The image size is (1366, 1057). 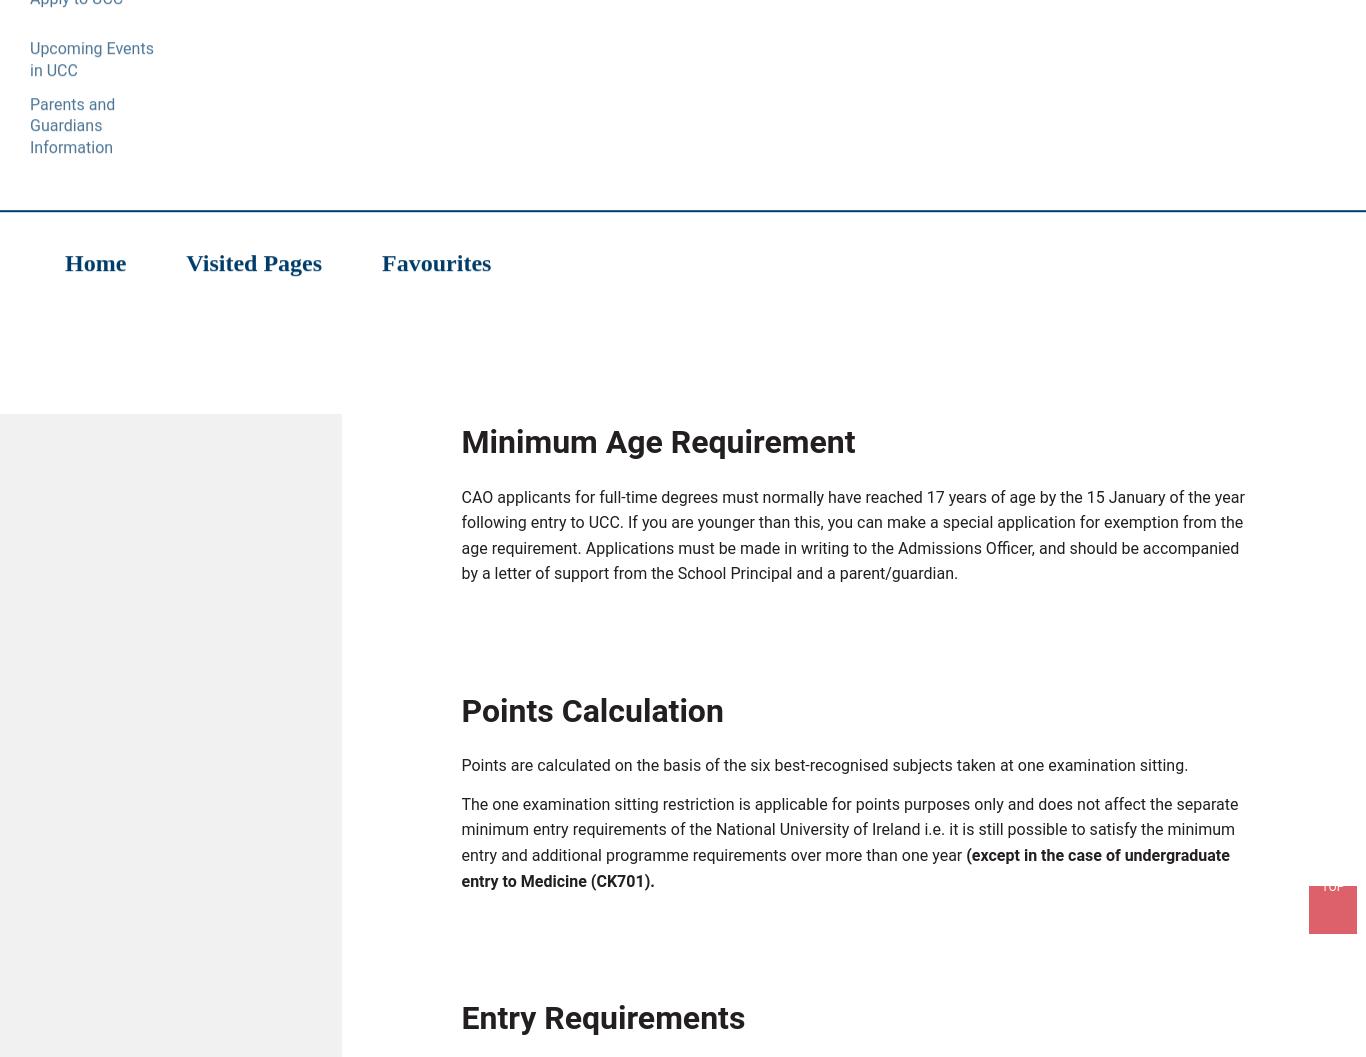 What do you see at coordinates (657, 297) in the screenshot?
I see `'CK115 Social Work; (Mature applicants only)'` at bounding box center [657, 297].